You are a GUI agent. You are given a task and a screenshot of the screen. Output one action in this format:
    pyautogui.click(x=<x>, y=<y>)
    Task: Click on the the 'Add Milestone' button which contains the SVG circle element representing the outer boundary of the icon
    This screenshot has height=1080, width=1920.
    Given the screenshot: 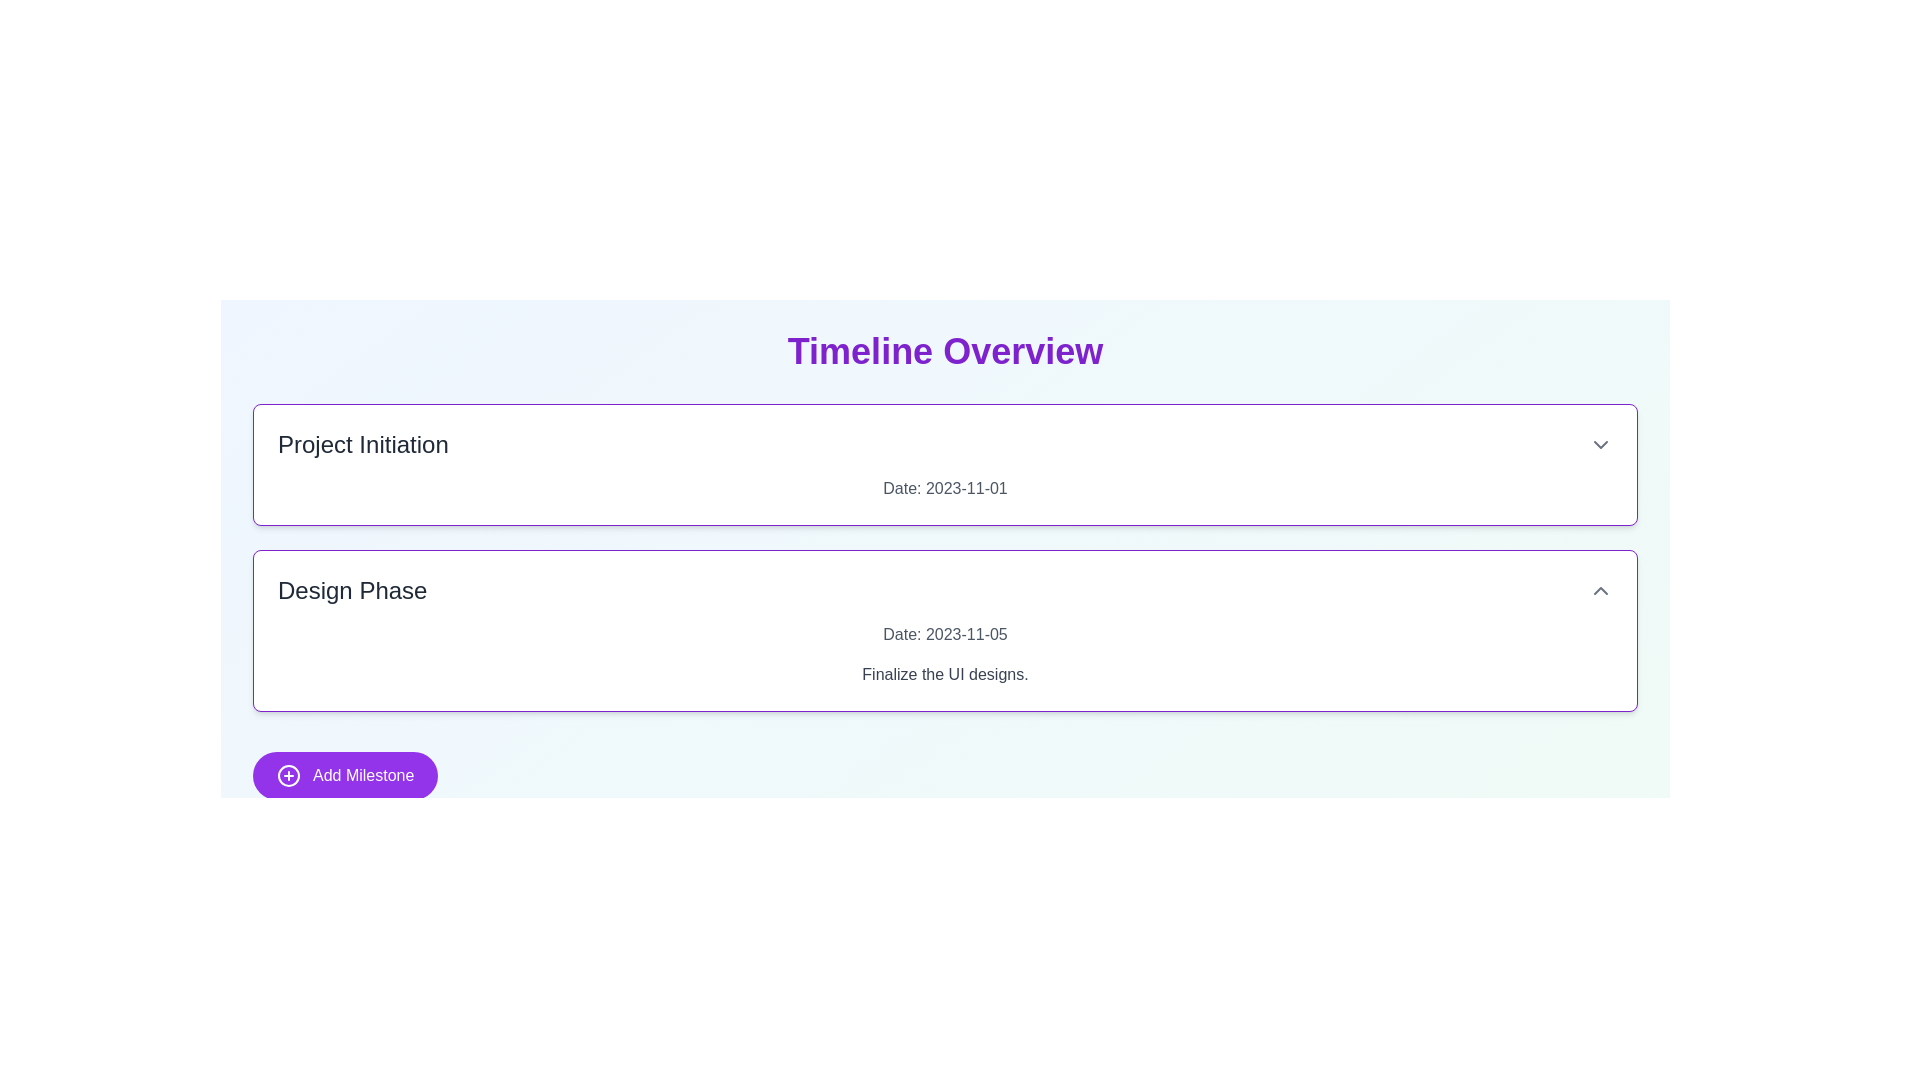 What is the action you would take?
    pyautogui.click(x=287, y=774)
    